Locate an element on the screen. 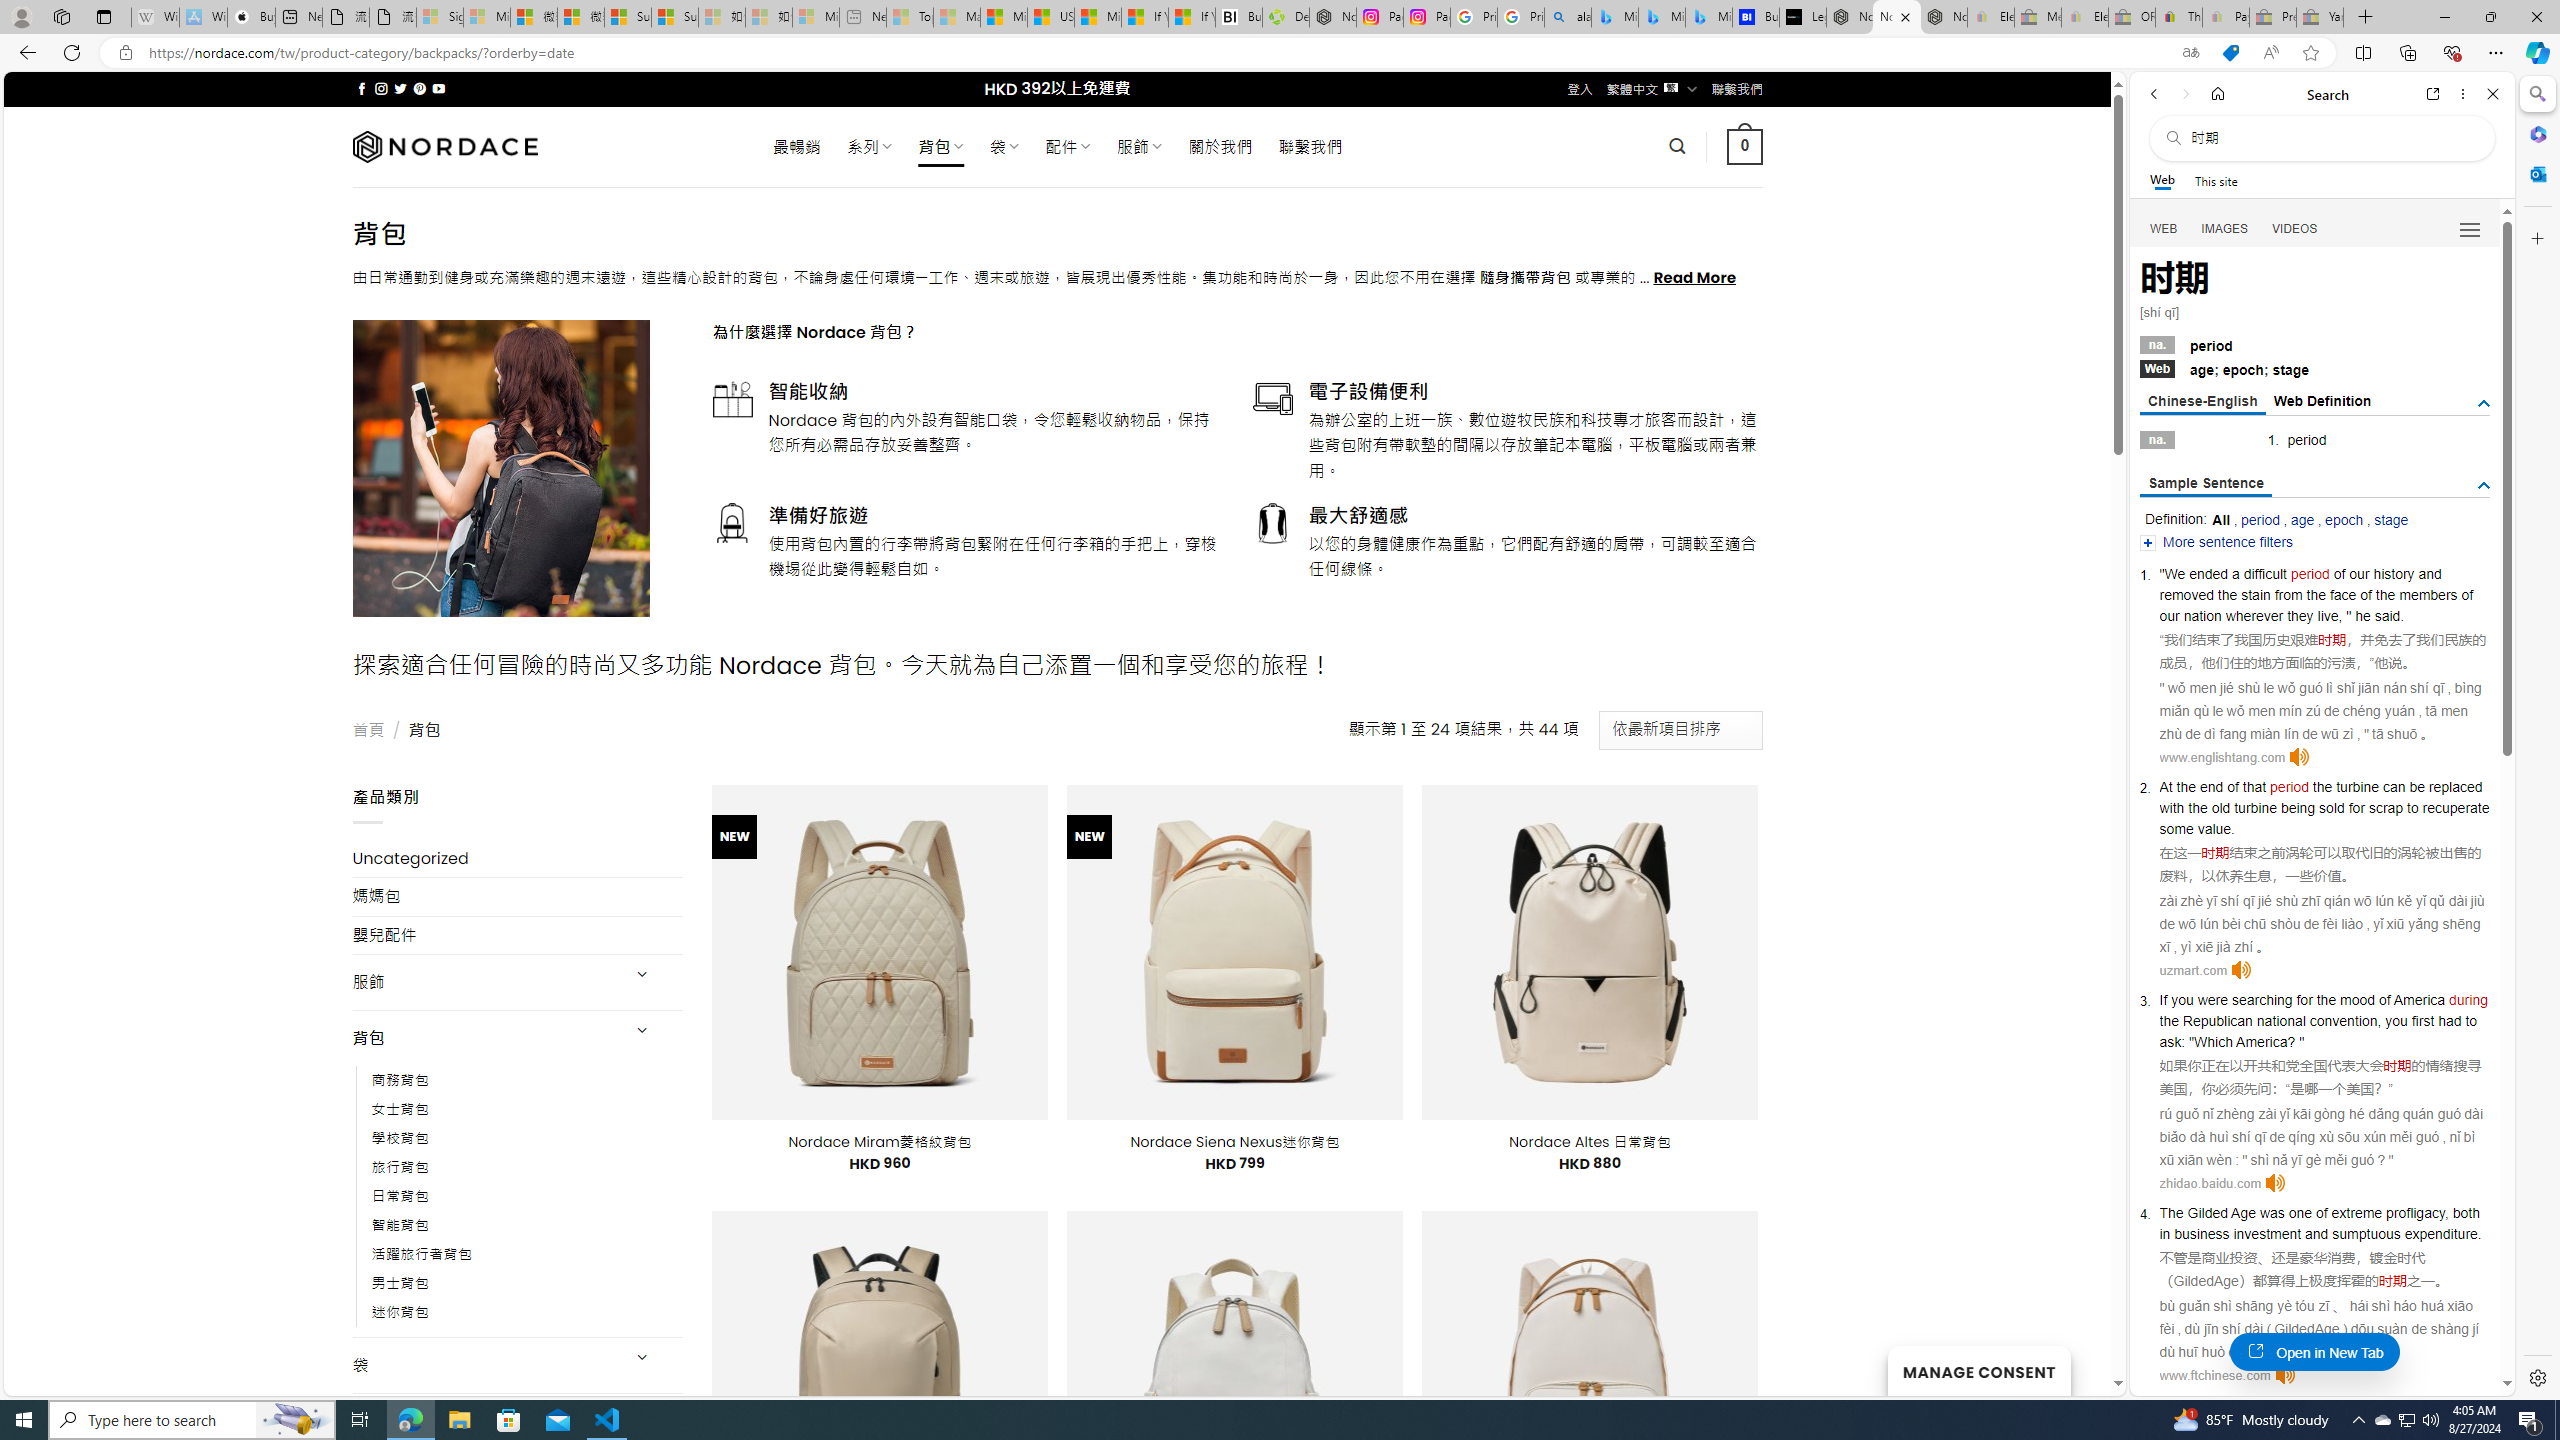 This screenshot has width=2560, height=1440. 'Follow on Facebook' is located at coordinates (362, 88).